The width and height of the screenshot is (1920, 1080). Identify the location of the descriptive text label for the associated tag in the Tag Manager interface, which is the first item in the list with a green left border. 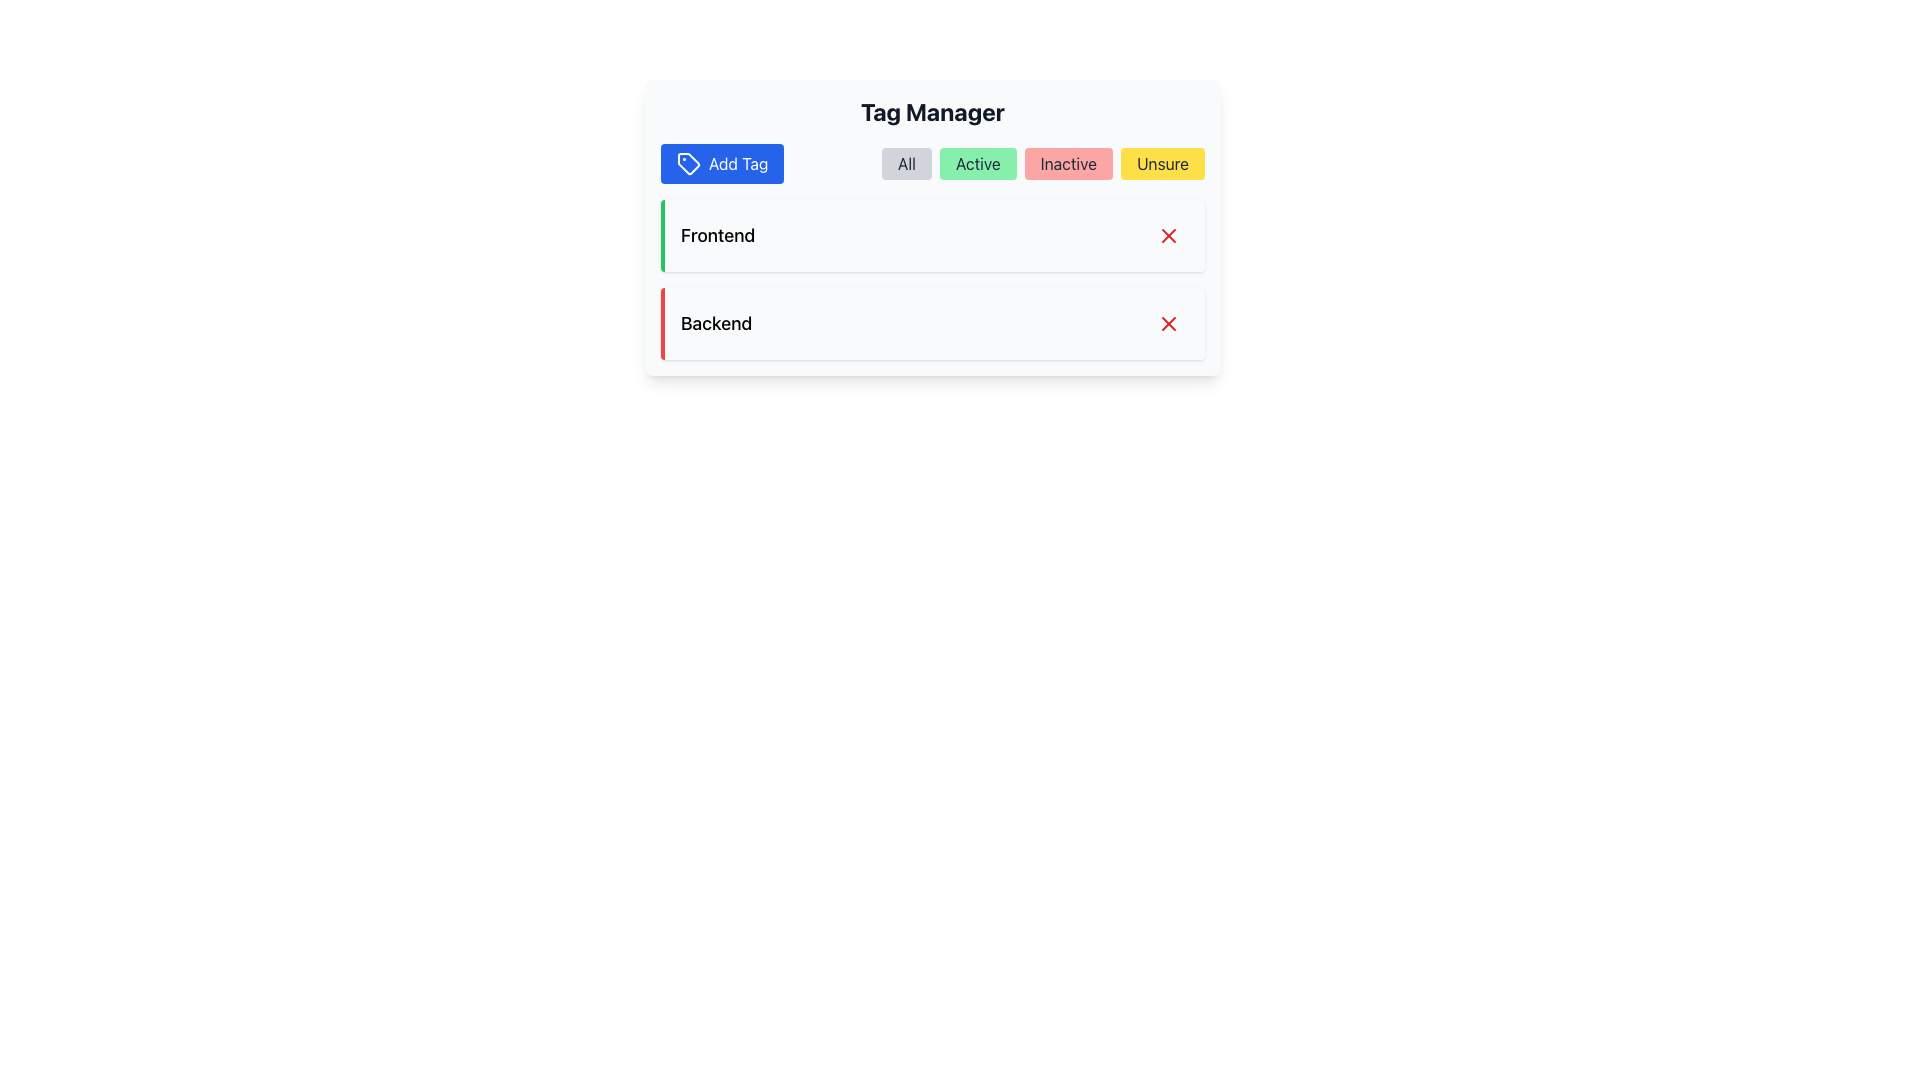
(718, 234).